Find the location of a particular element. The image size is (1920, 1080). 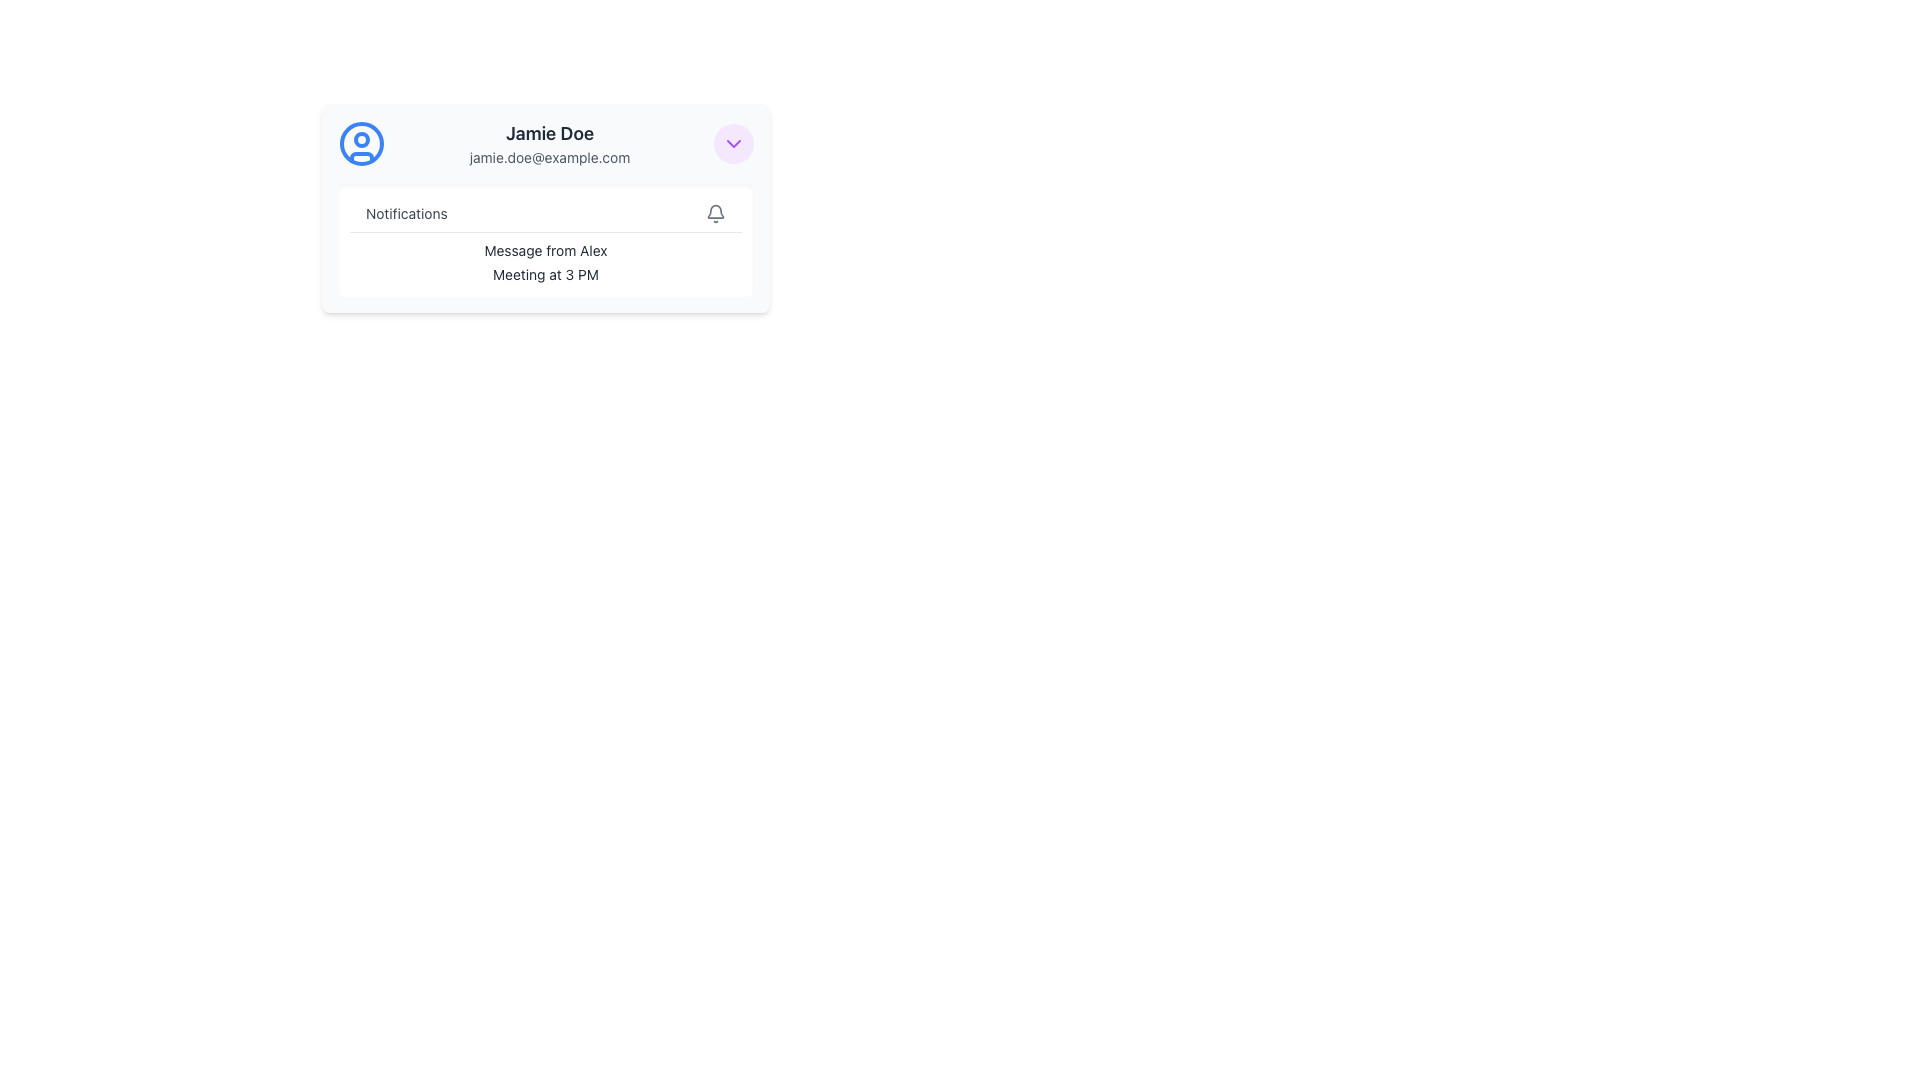

the notification card informing about a message from Alex and a scheduled meeting at 3 PM, located below the user details section in the profile card layout is located at coordinates (546, 239).